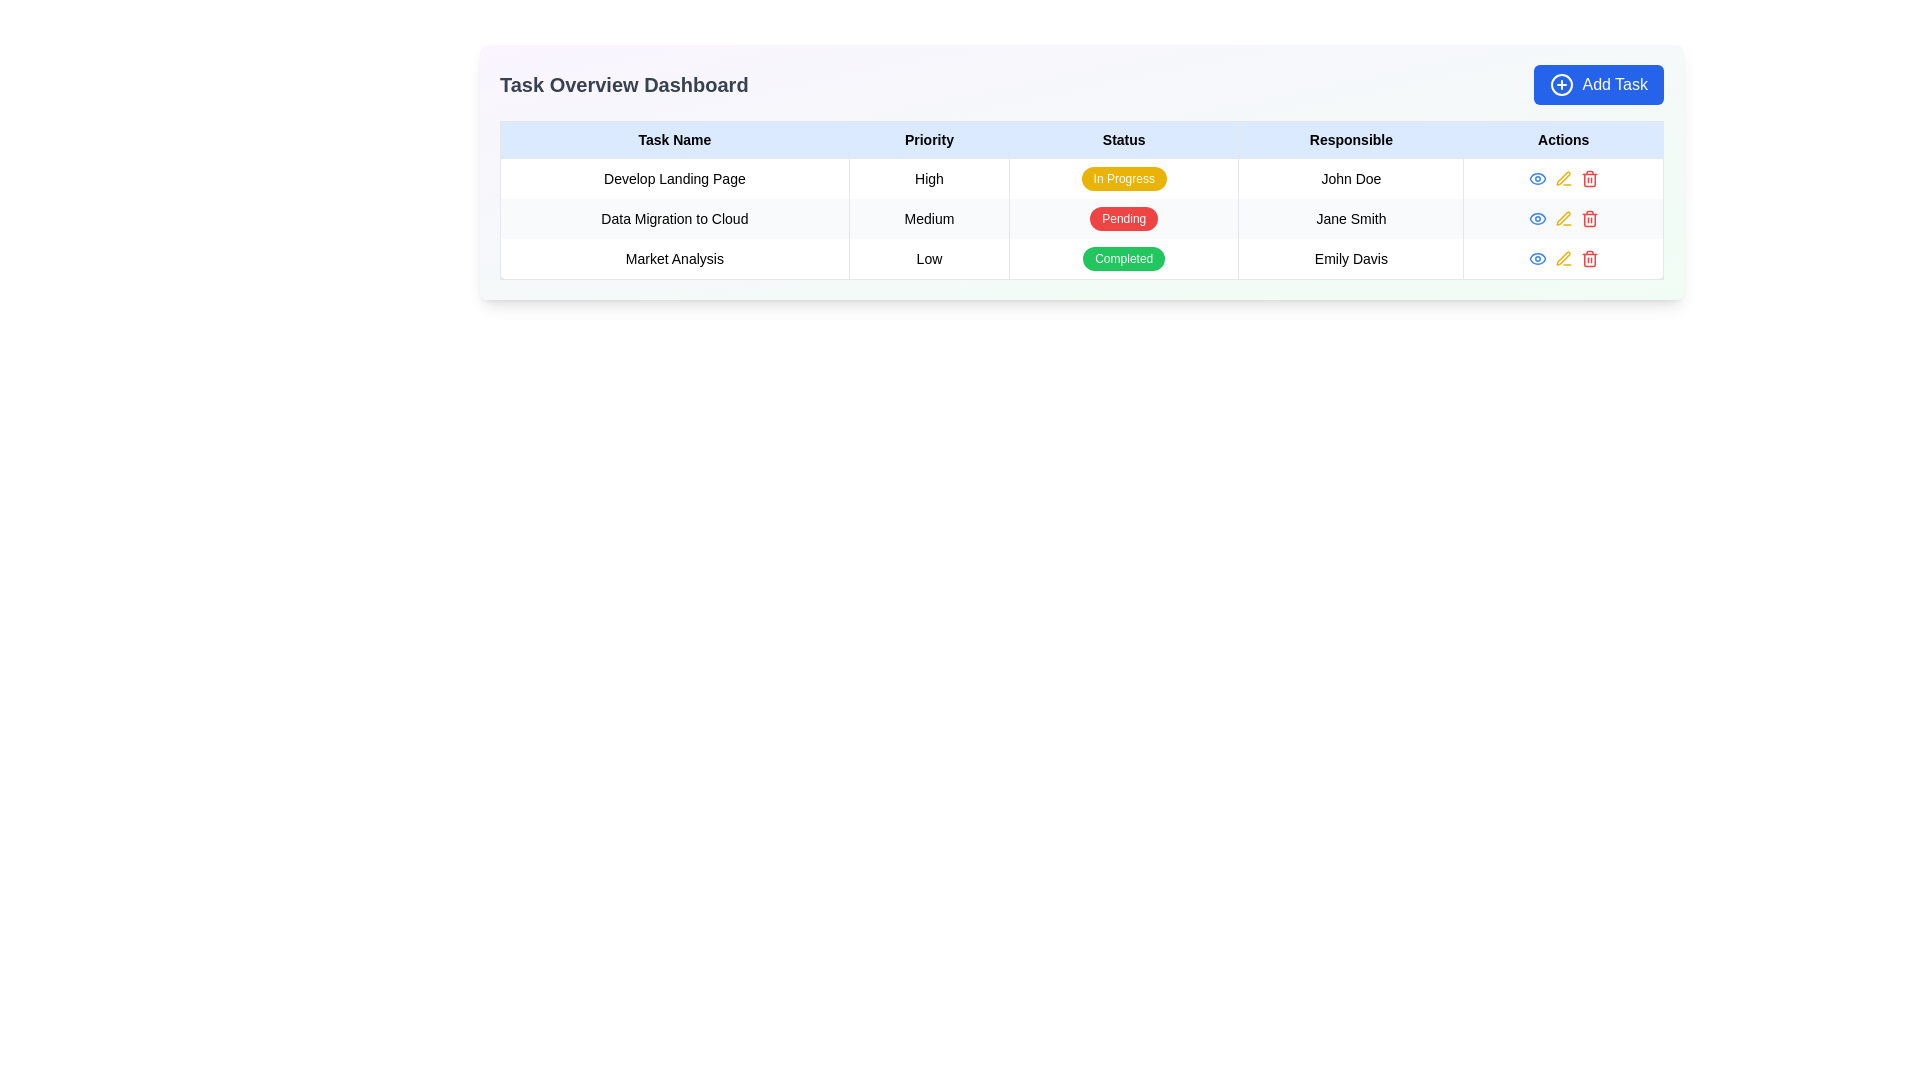  I want to click on the outer circular boundary of the 'add task' icon located at the top-right corner of the interface, so click(1561, 83).